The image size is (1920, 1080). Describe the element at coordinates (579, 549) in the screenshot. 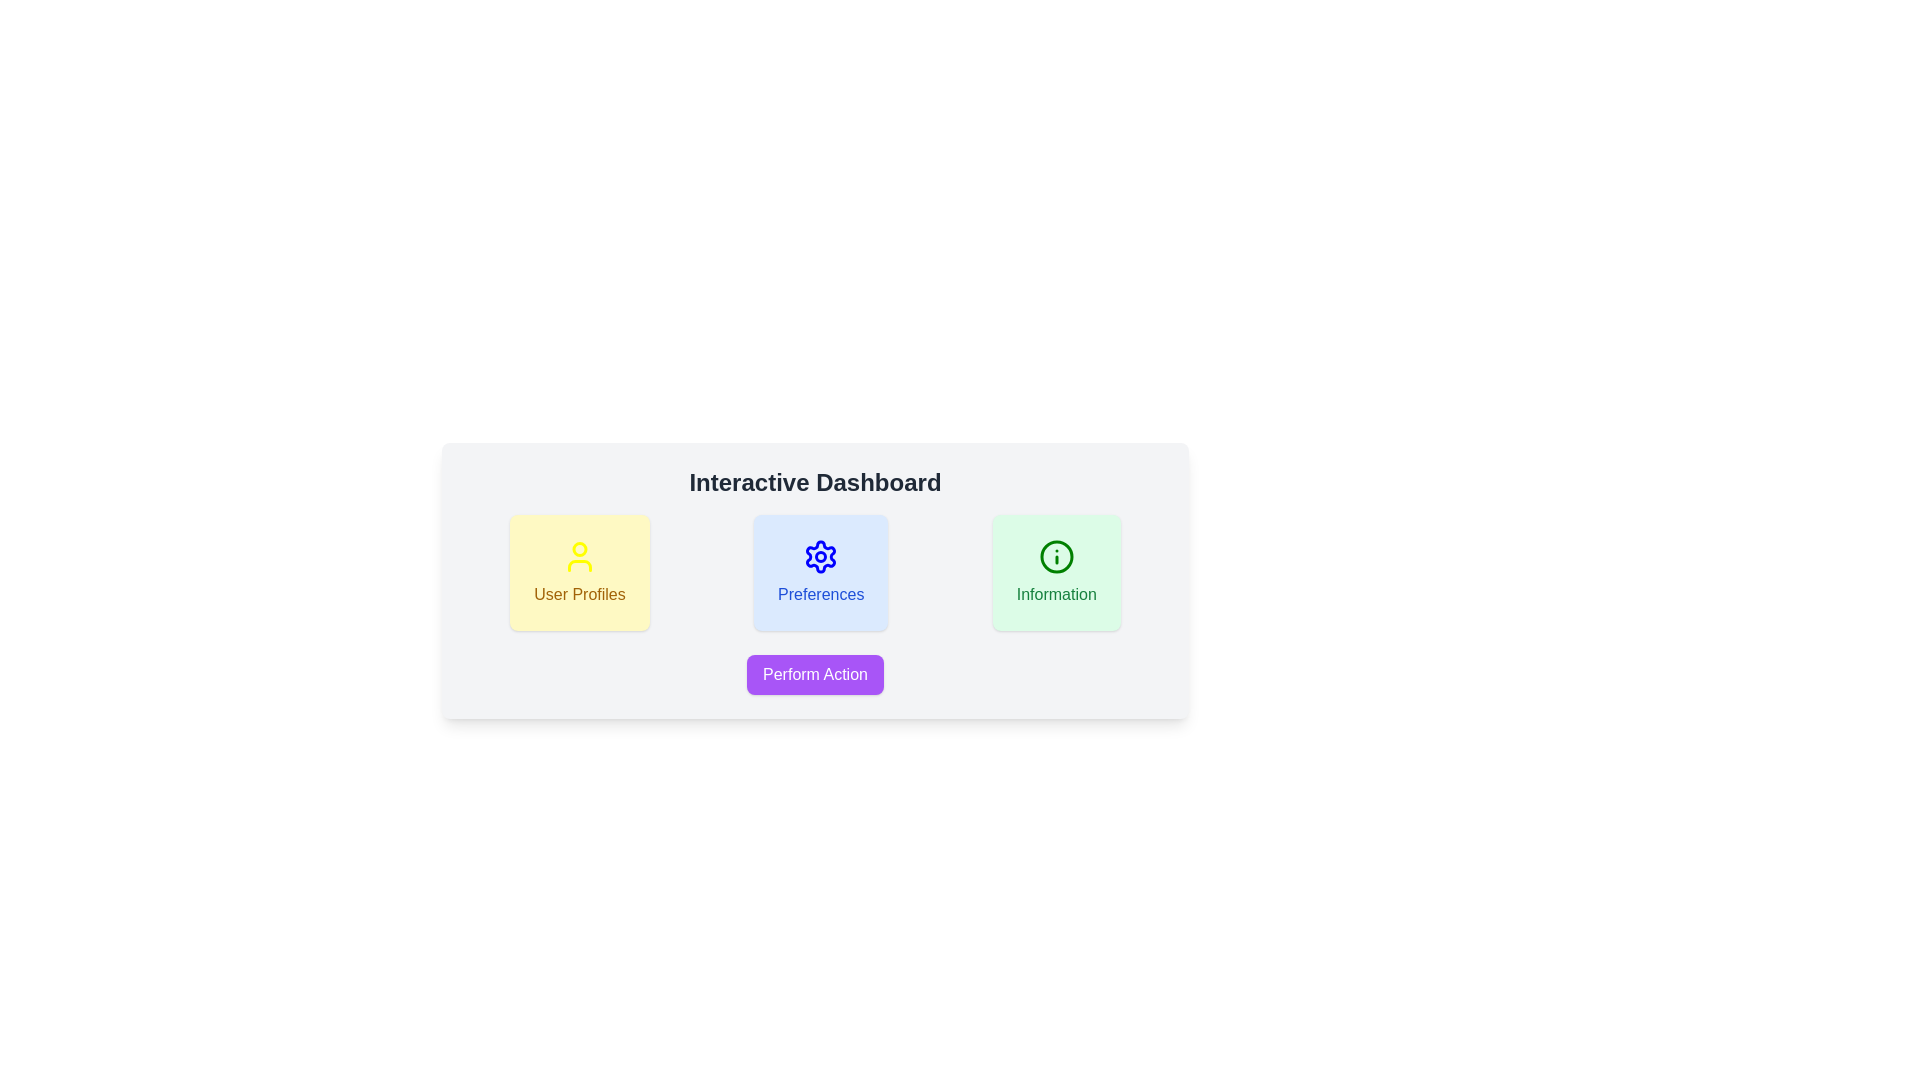

I see `the graphical circle element representing the user profile icon located in the first tile on the dashboard` at that location.